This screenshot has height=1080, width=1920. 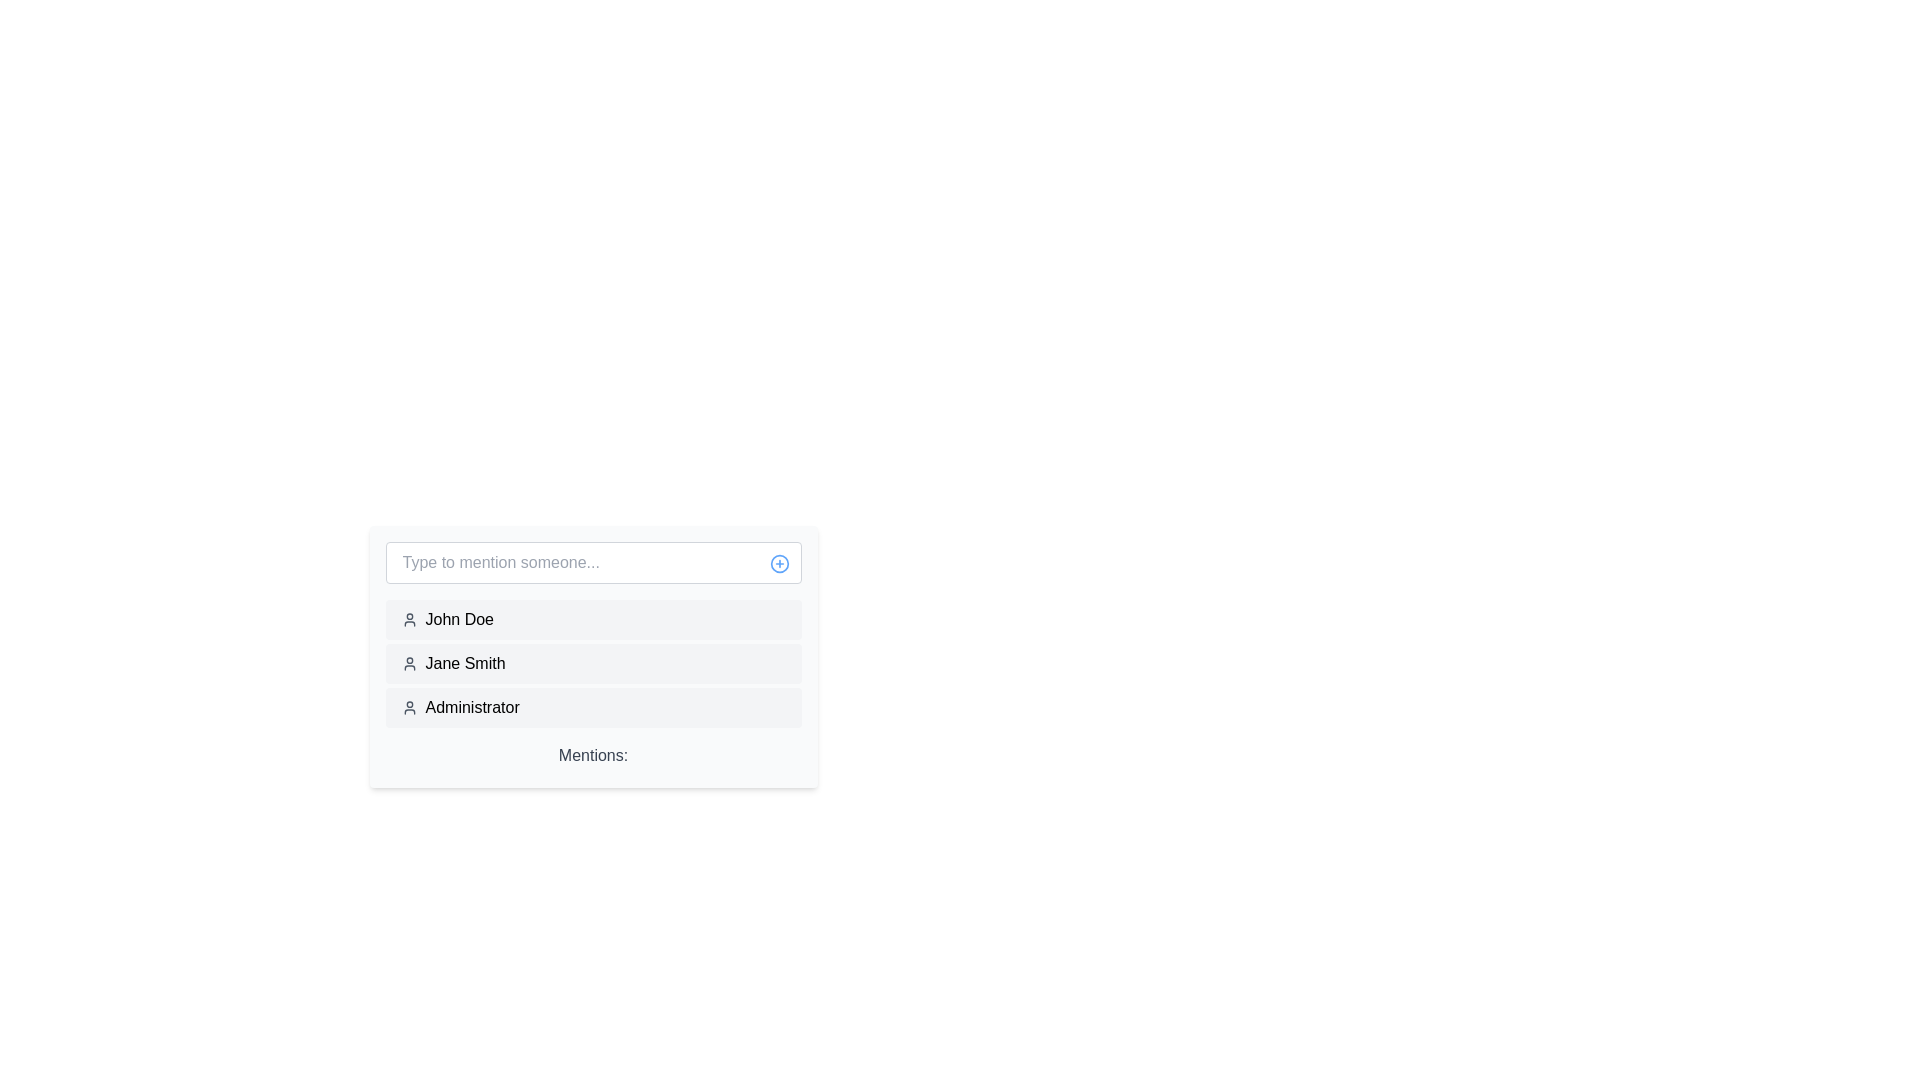 I want to click on the blue bordered circular SVG icon with a plus sign, positioned at the top-right corner of the text input box, so click(x=778, y=563).